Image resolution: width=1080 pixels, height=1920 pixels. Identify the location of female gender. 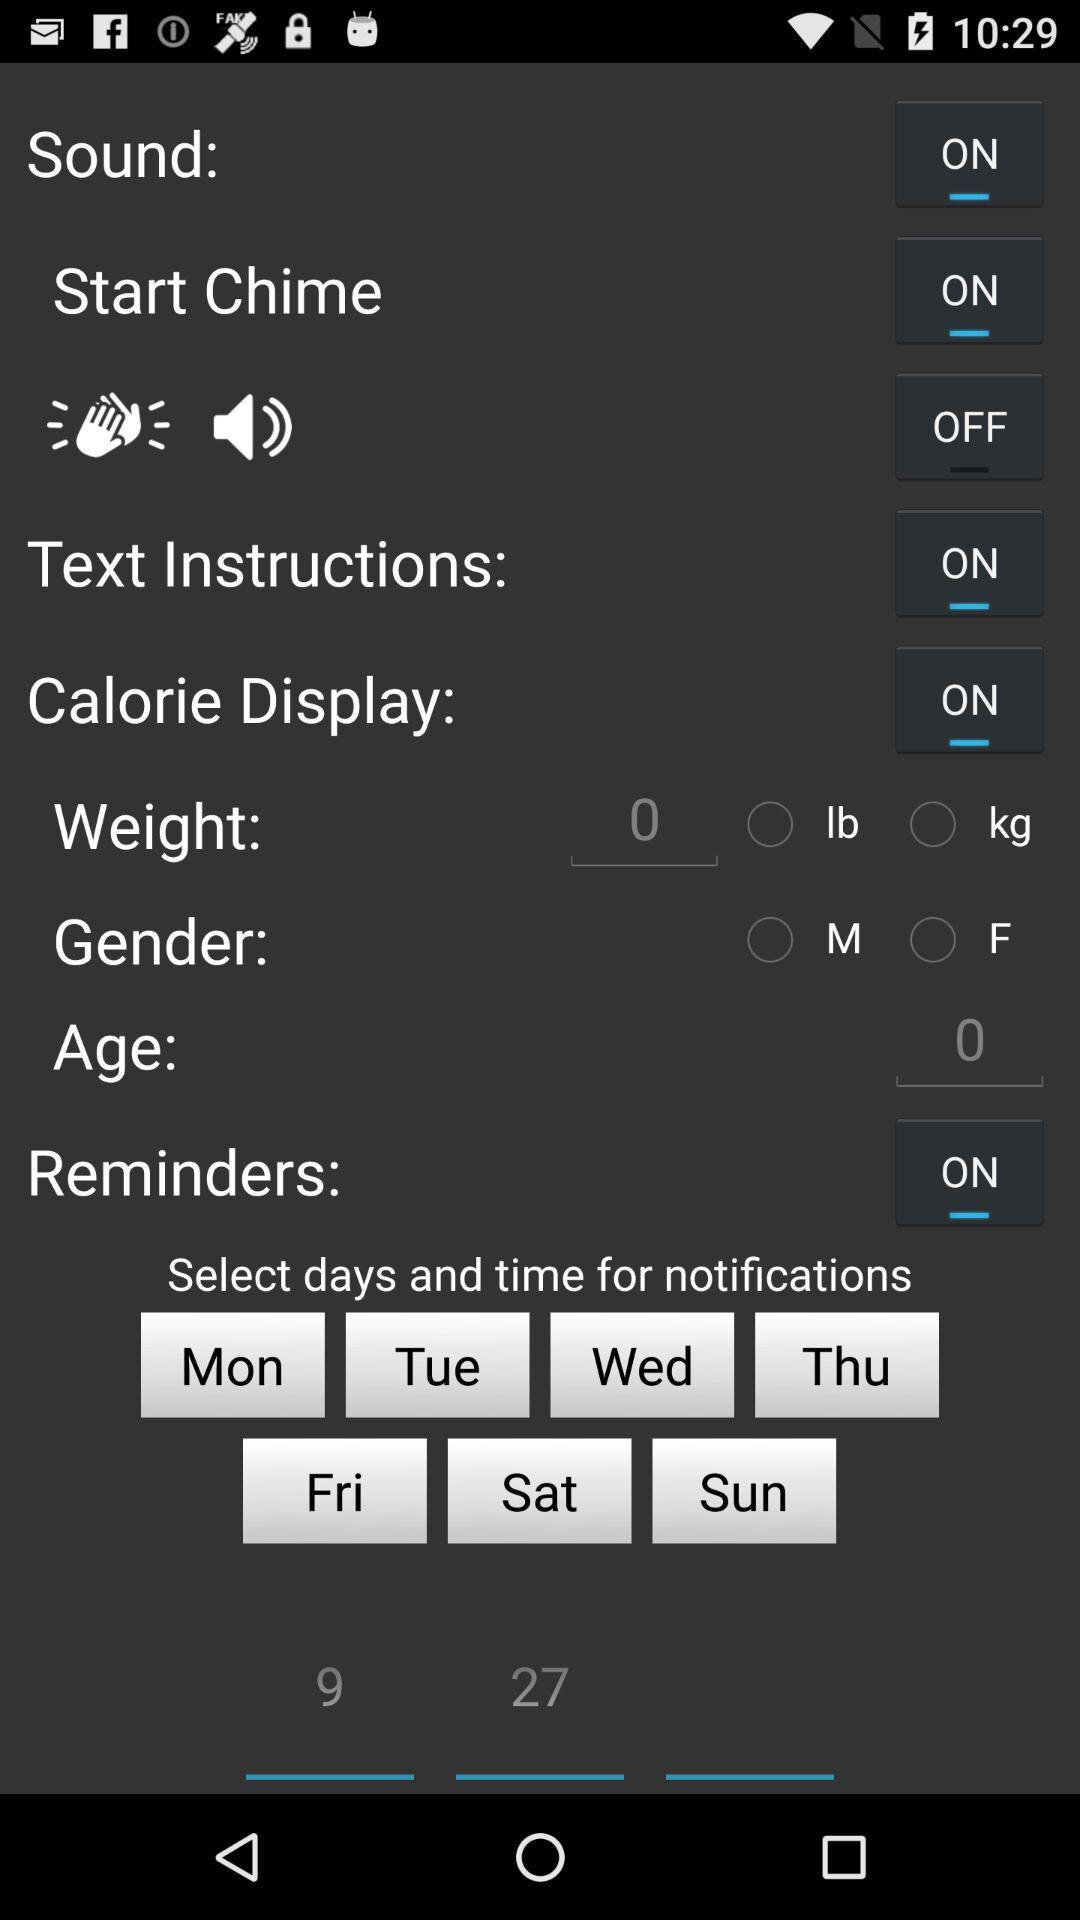
(938, 938).